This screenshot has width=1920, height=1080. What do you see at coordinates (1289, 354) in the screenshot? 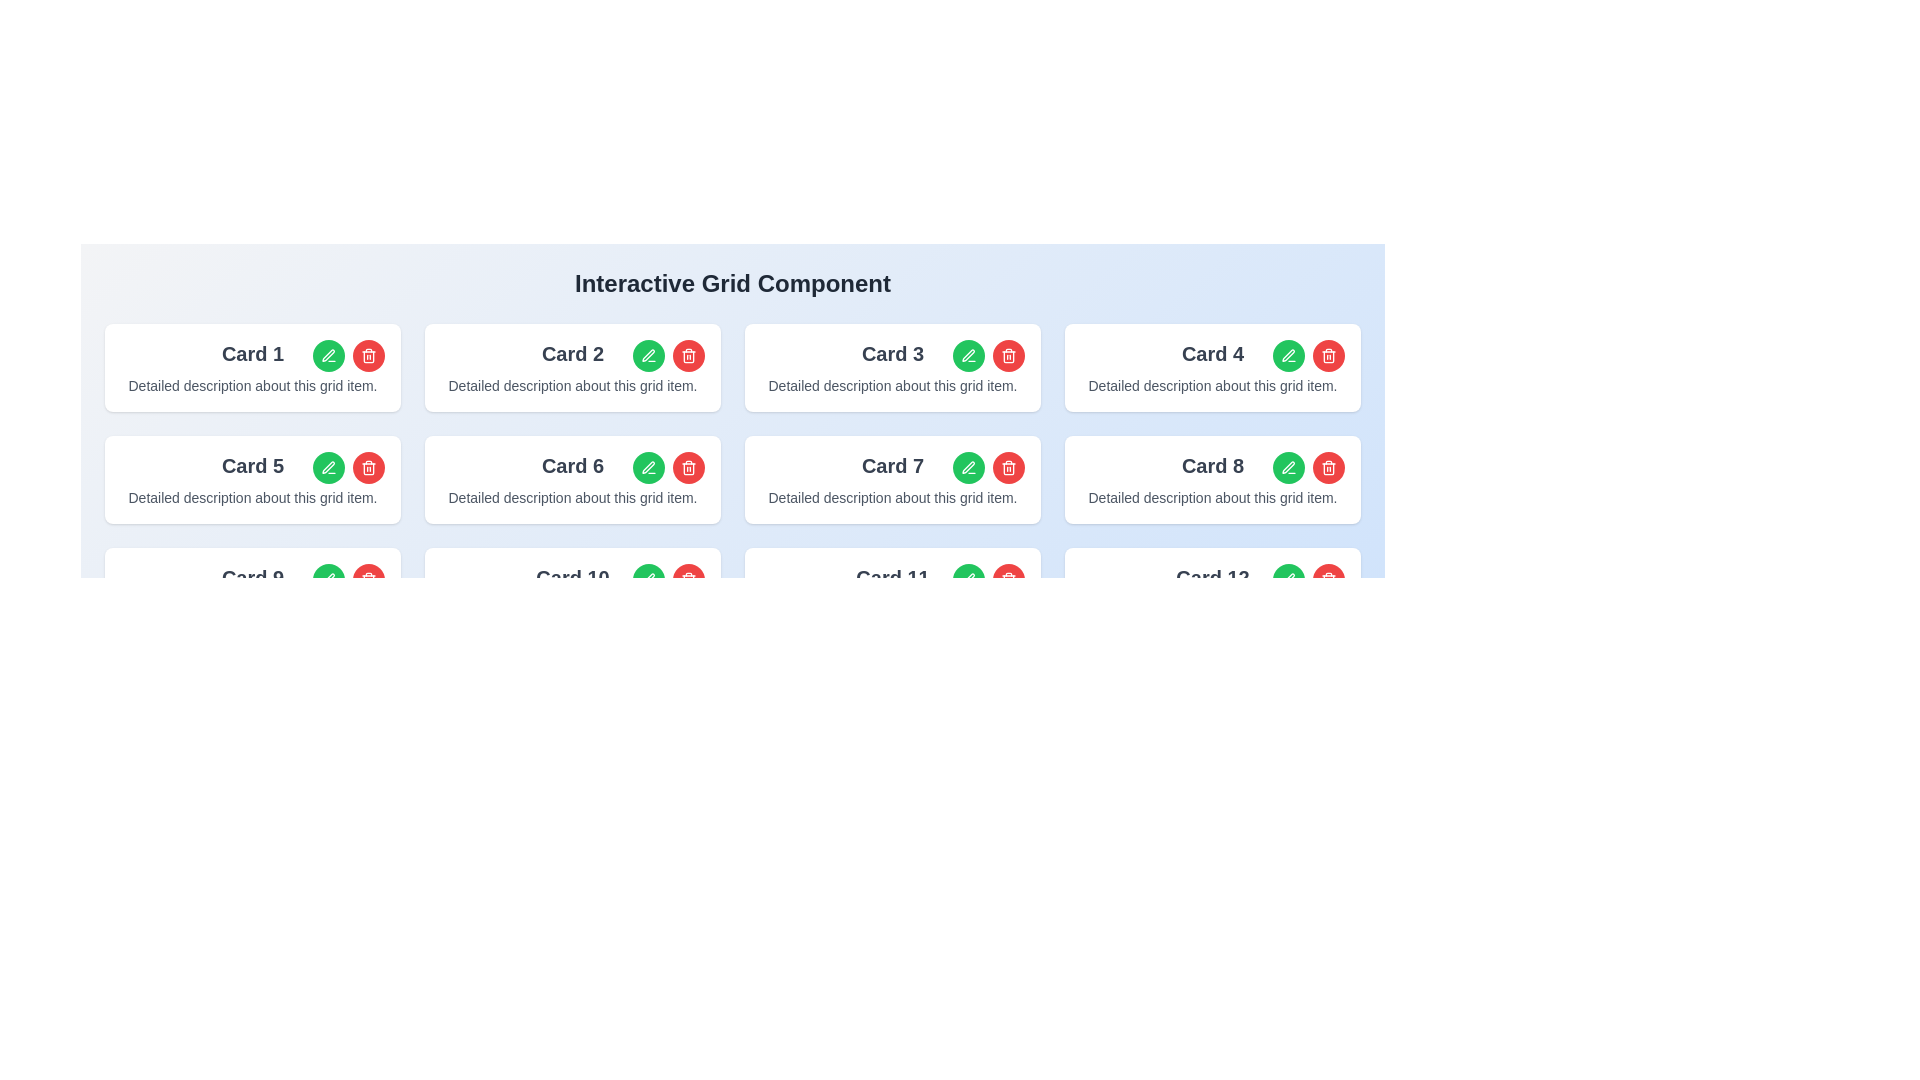
I see `the round green edit button with a white pen icon located in the upper-right corner of 'Card 4'` at bounding box center [1289, 354].